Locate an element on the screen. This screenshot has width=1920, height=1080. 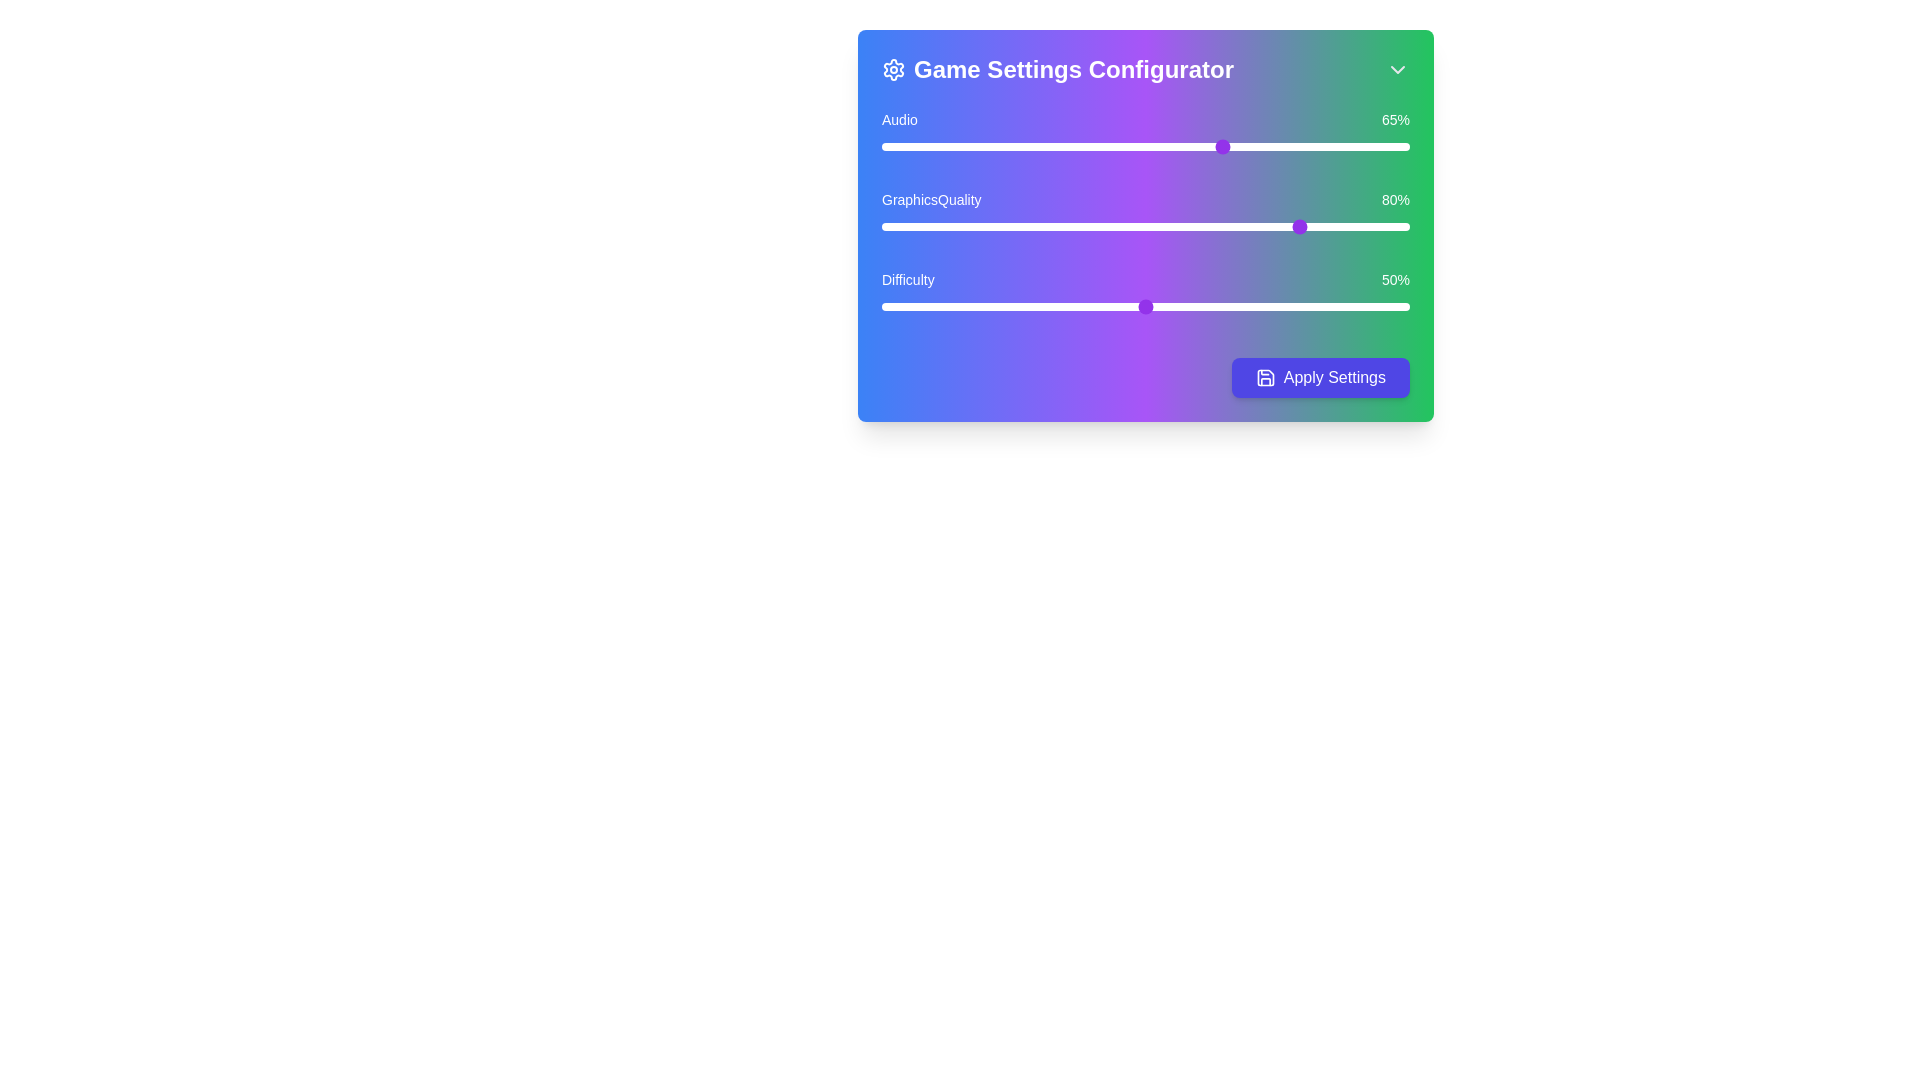
the difficulty slider is located at coordinates (1240, 307).